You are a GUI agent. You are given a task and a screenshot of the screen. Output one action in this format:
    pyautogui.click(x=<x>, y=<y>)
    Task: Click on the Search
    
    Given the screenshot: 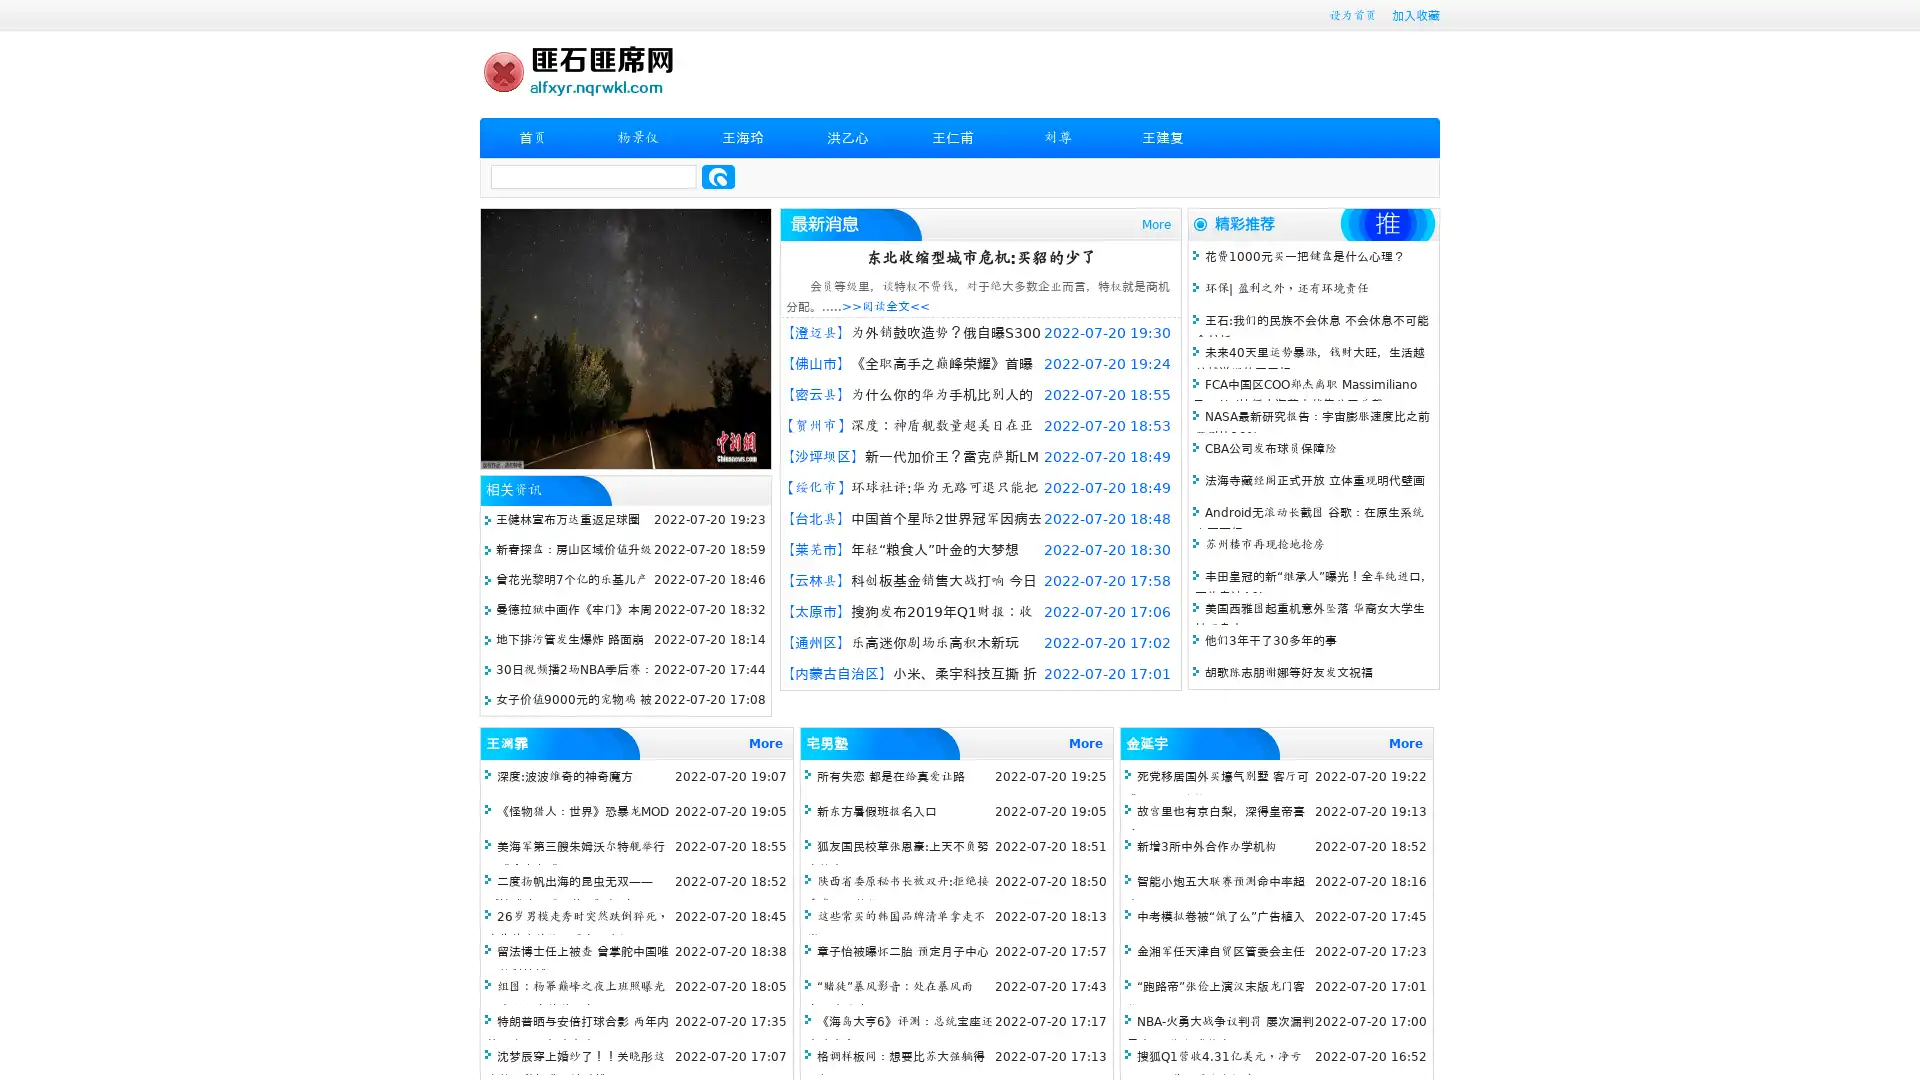 What is the action you would take?
    pyautogui.click(x=718, y=176)
    